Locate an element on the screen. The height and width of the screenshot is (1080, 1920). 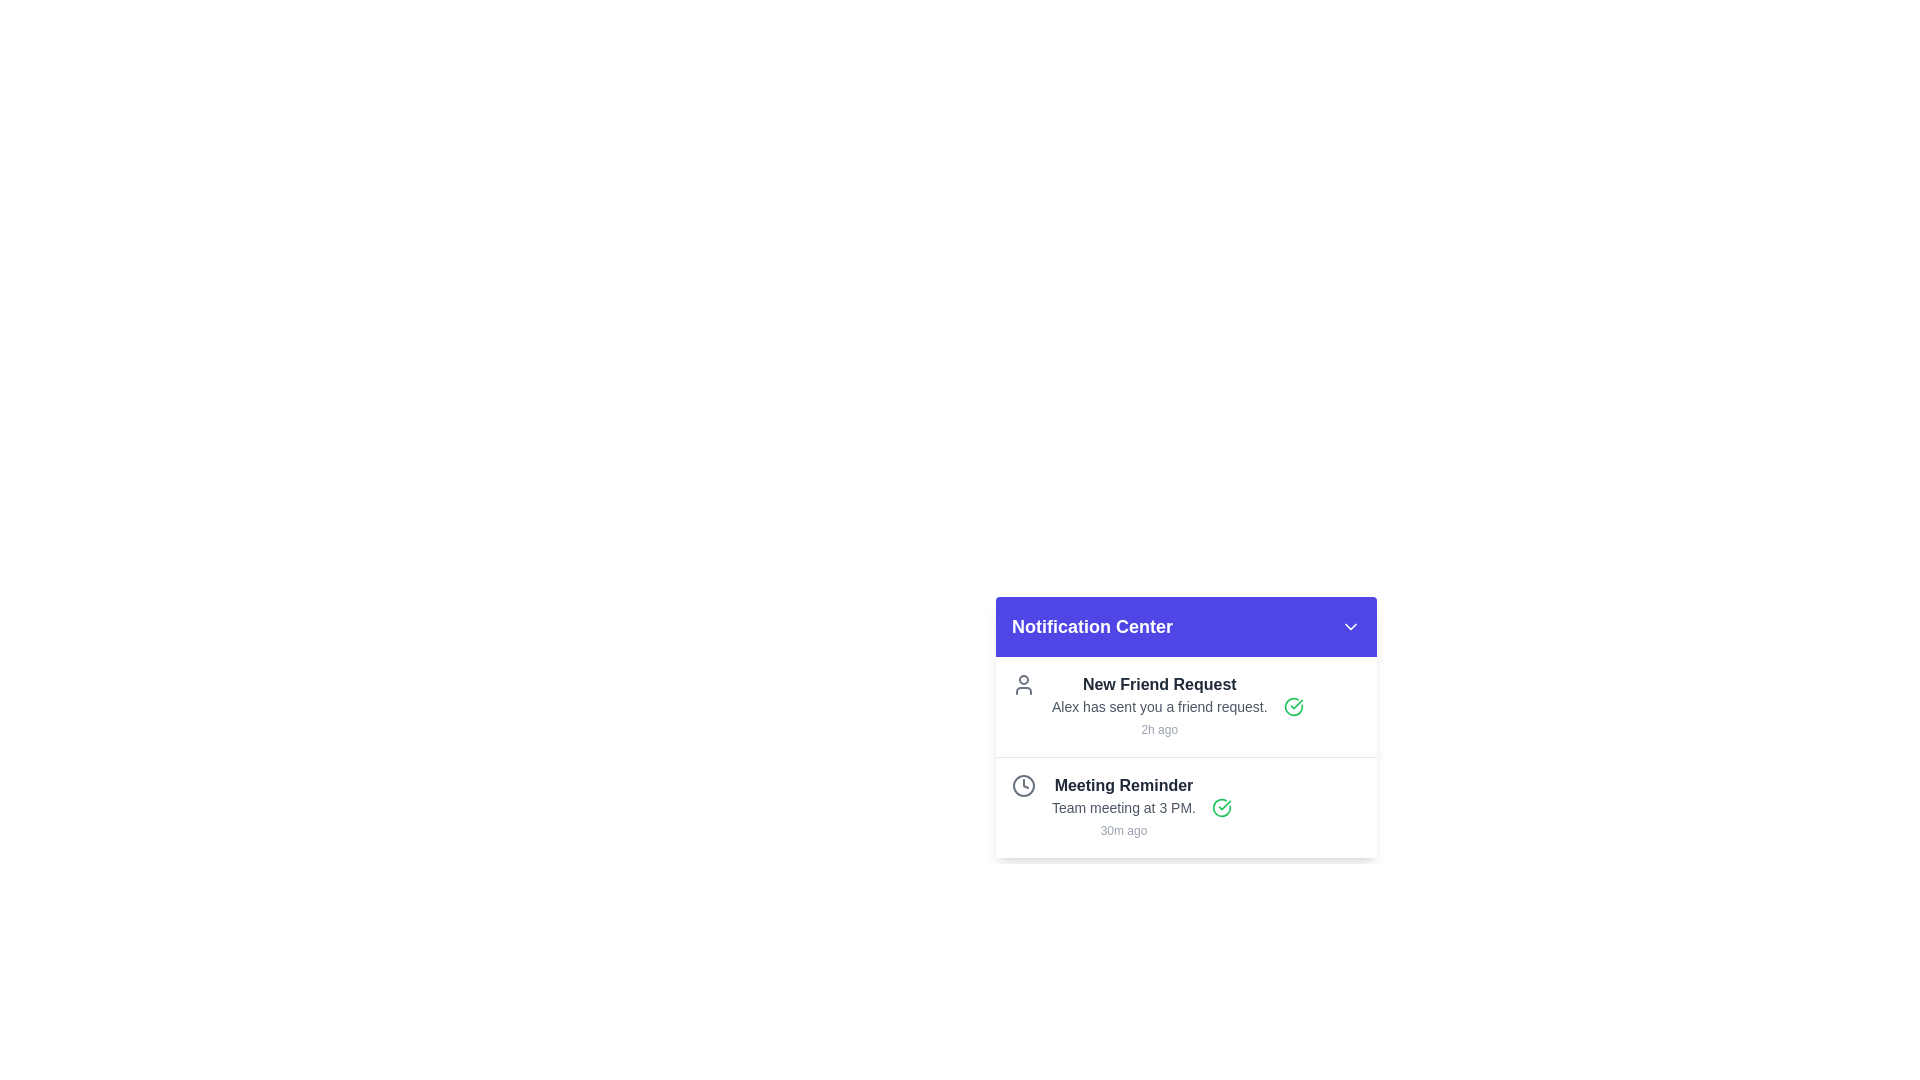
the notification text block that informs the user about a new friend request from 'Alex' for accessibility purposes is located at coordinates (1159, 705).